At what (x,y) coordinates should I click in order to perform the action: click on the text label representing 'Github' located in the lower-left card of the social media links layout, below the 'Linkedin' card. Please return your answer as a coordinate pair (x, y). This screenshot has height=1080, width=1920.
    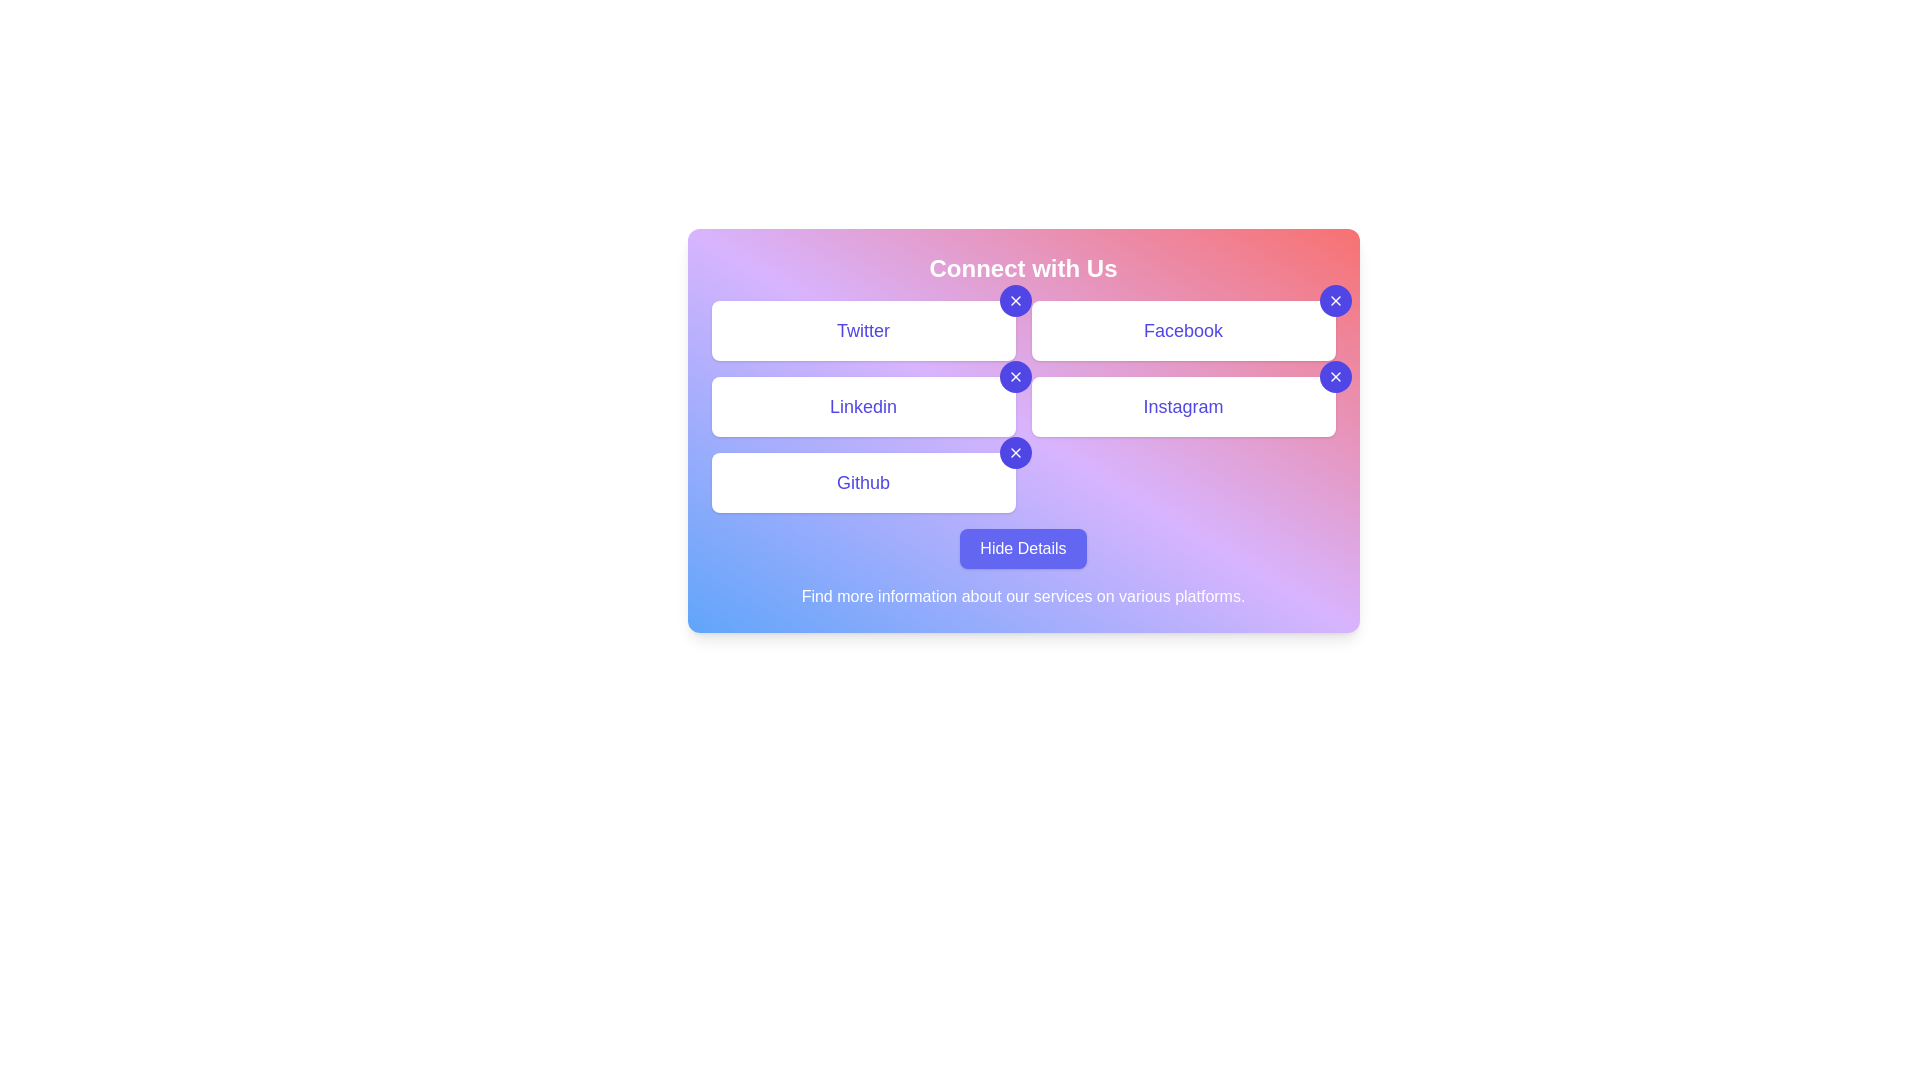
    Looking at the image, I should click on (863, 482).